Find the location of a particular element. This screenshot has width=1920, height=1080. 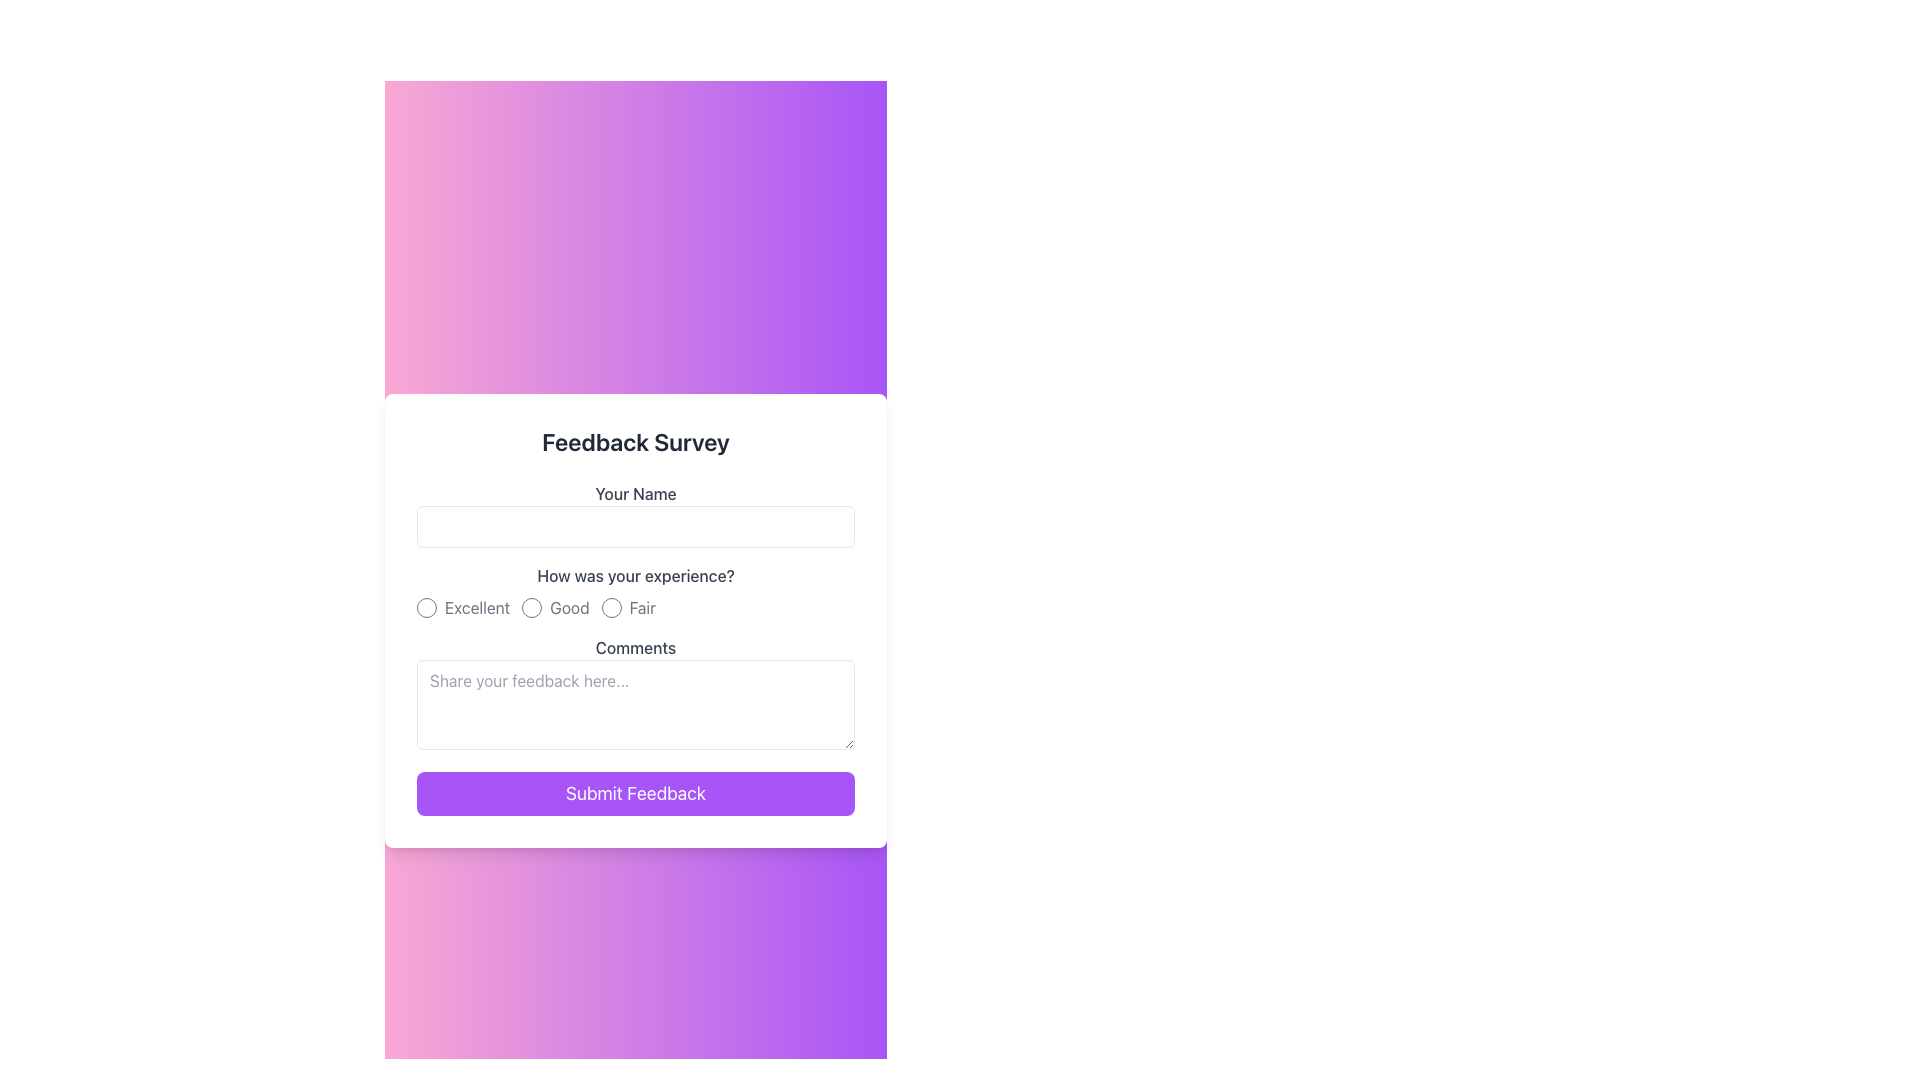

the 'Excellent' radio button is located at coordinates (426, 607).